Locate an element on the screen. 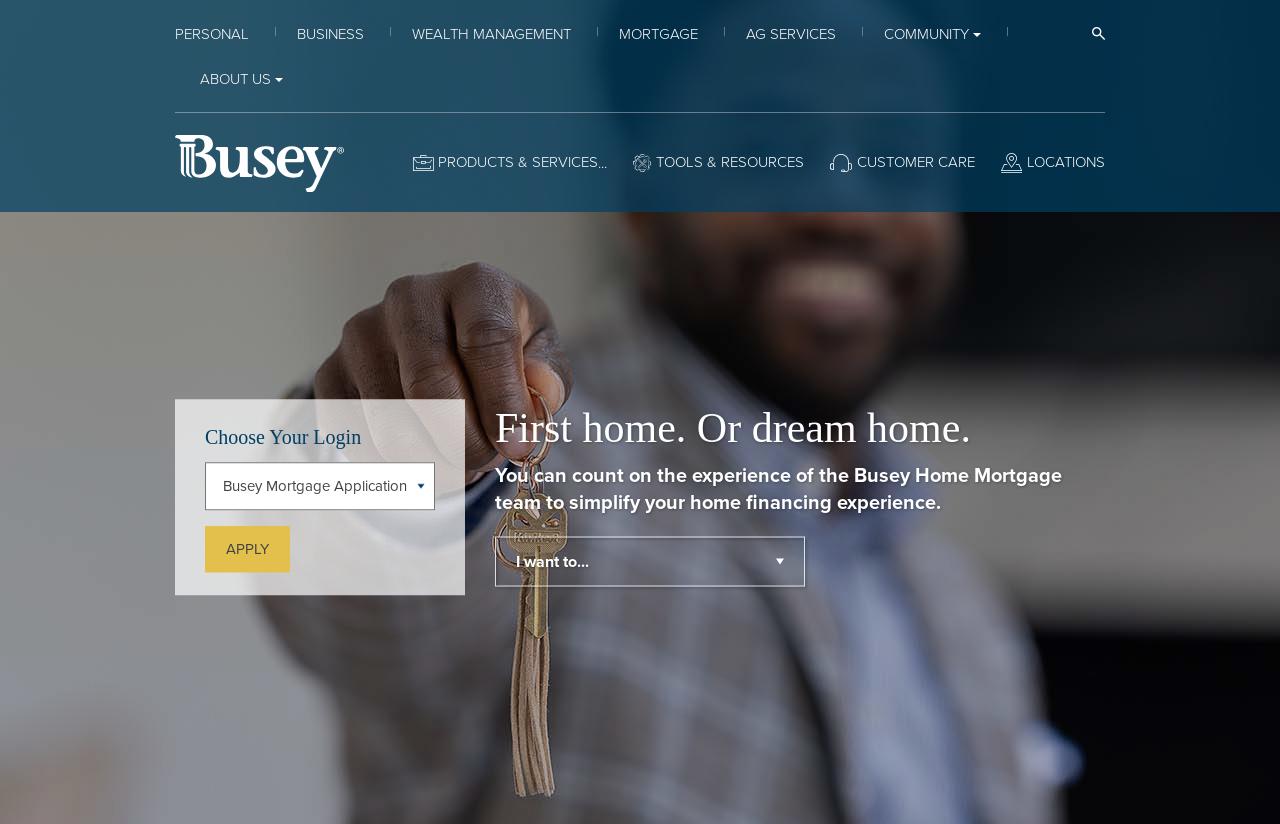 Image resolution: width=1280 pixels, height=824 pixels. 'Choose Your Login' is located at coordinates (282, 434).